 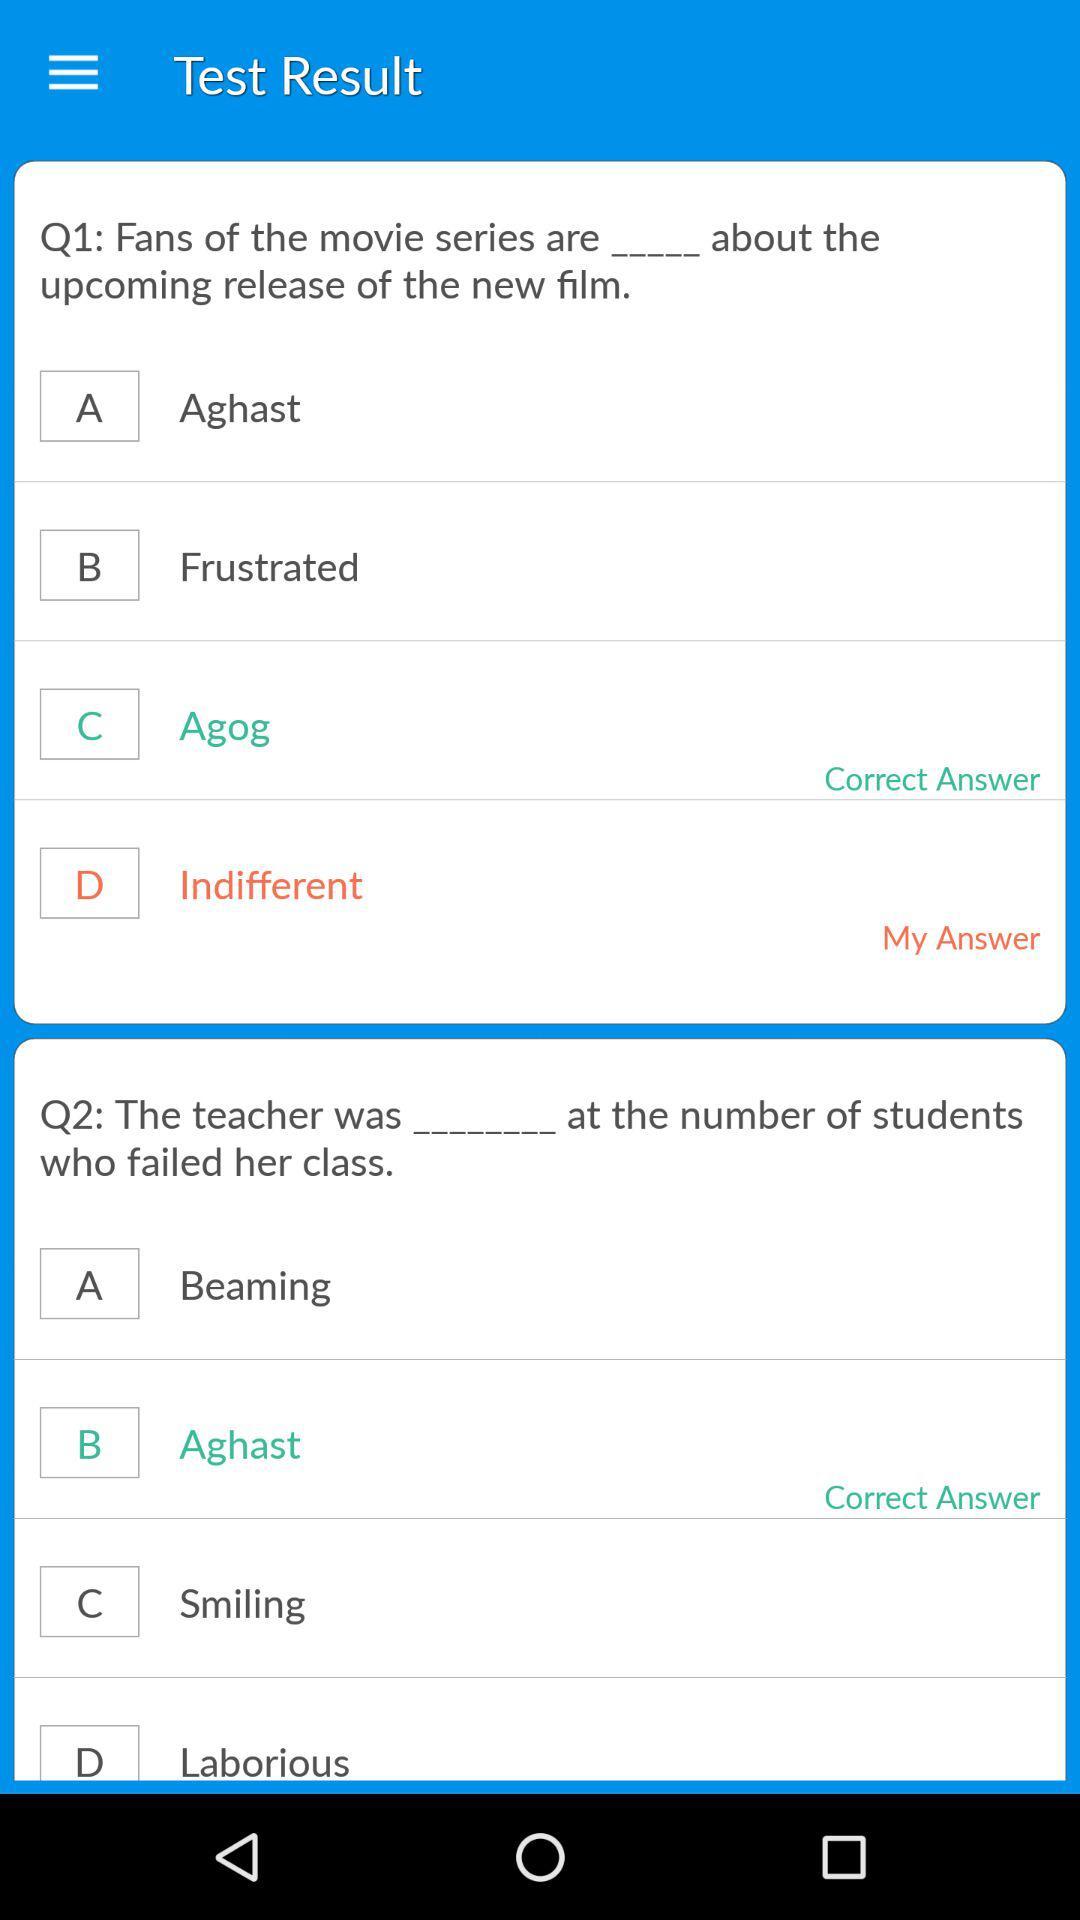 I want to click on the item above a, so click(x=540, y=257).